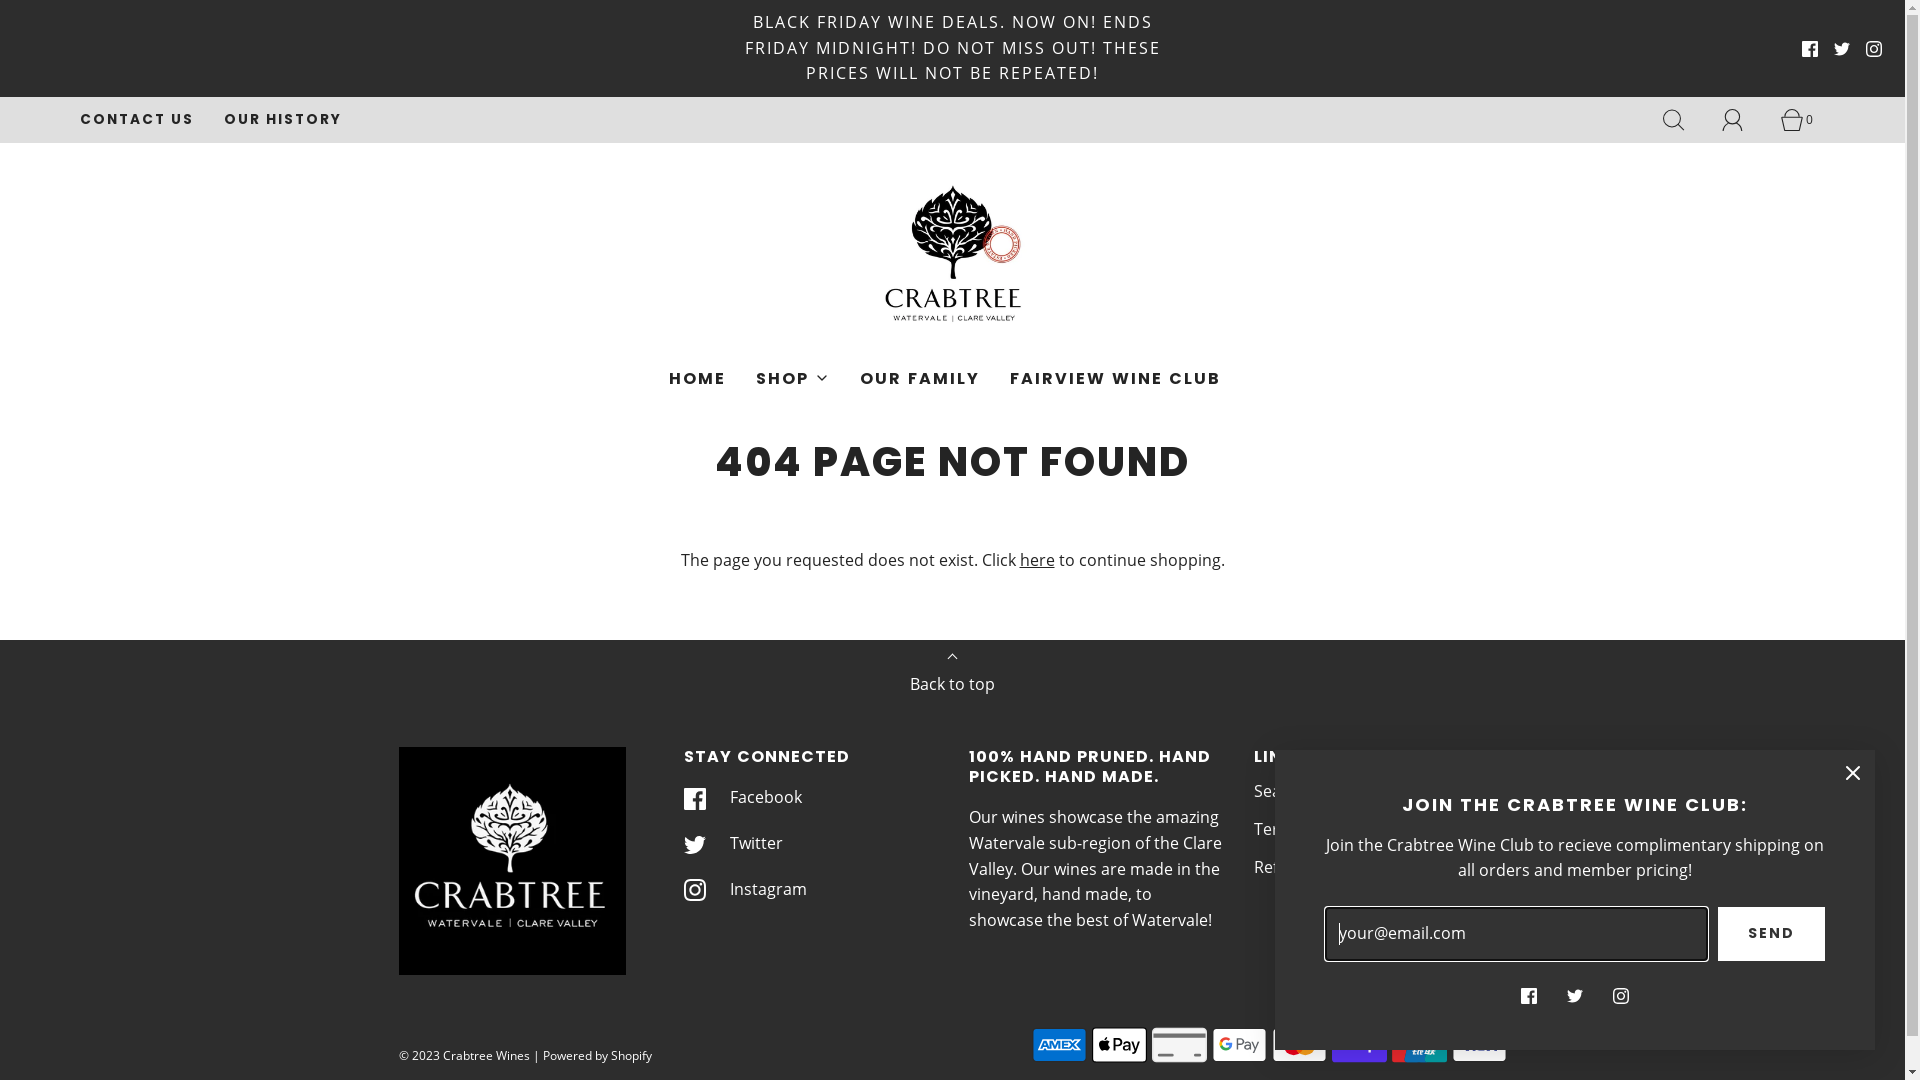  I want to click on 'Search', so click(1683, 119).